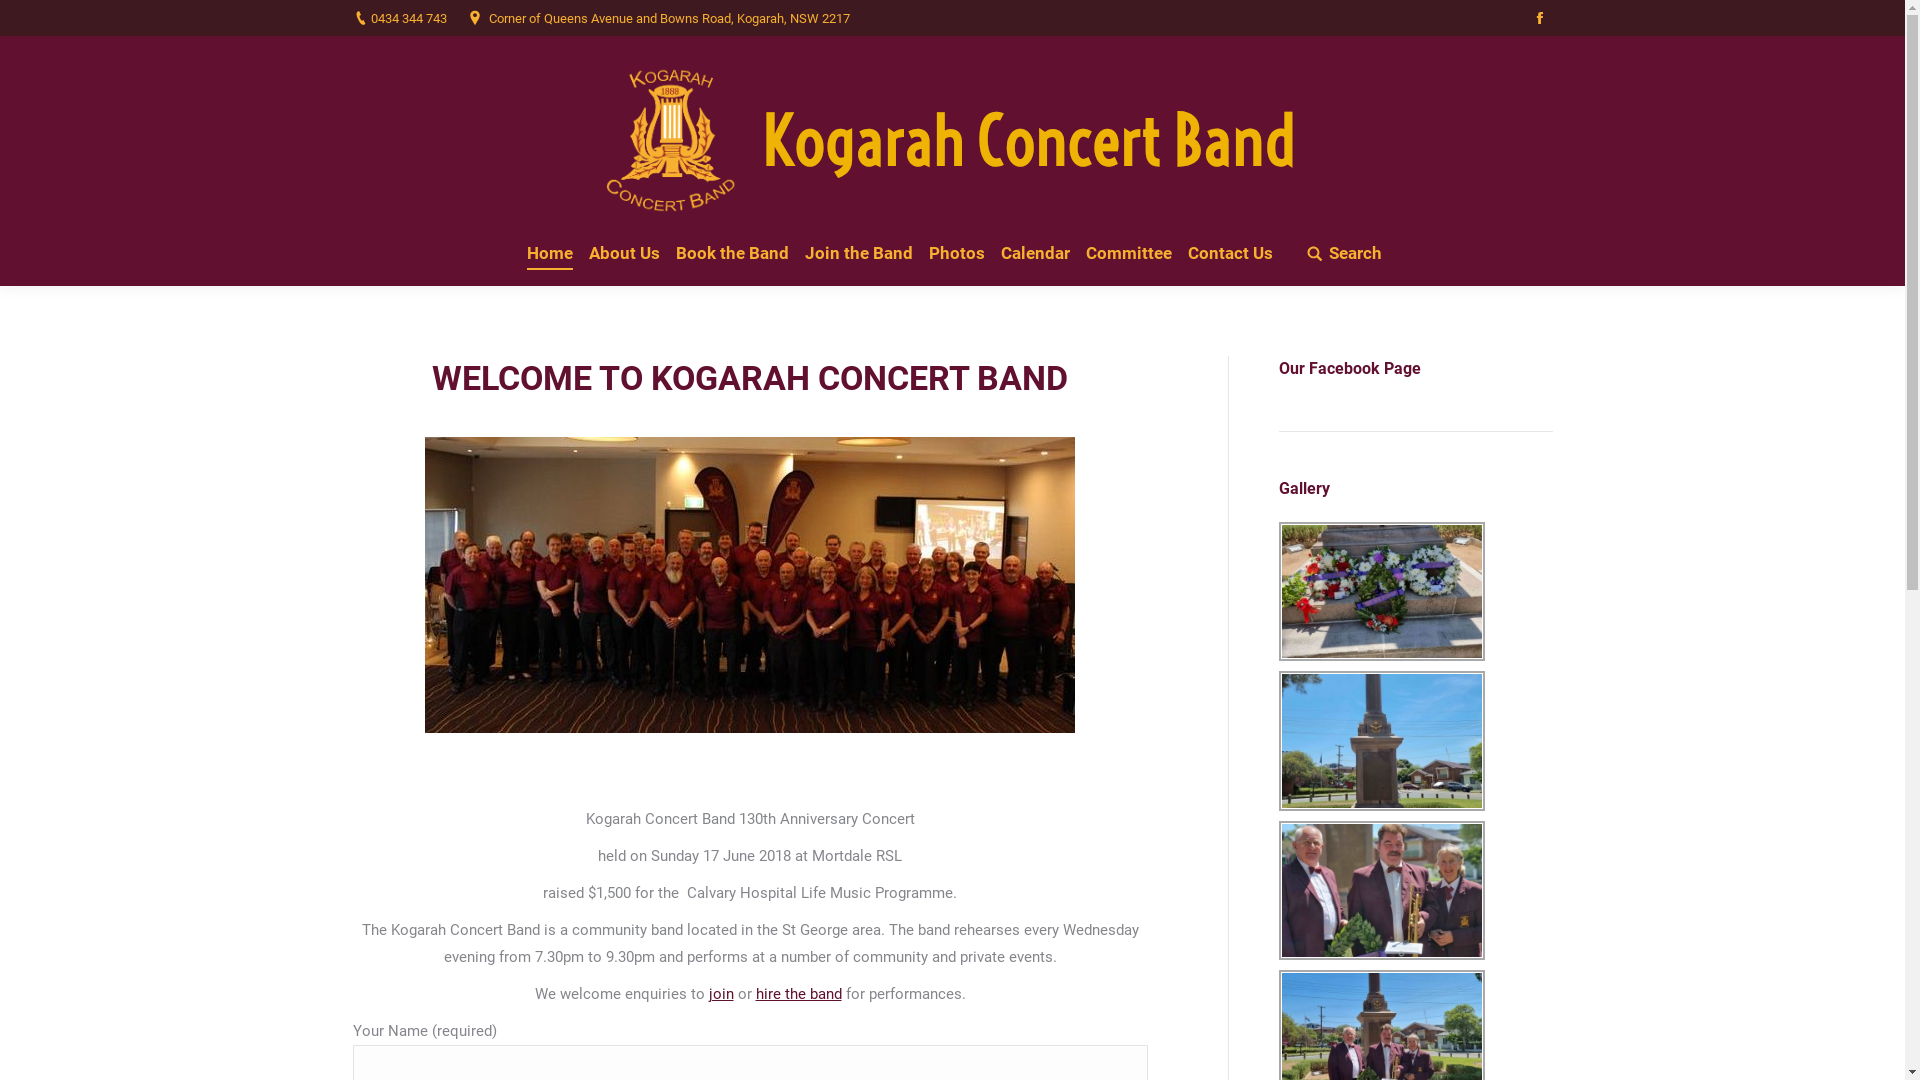 Image resolution: width=1920 pixels, height=1080 pixels. I want to click on 'Committee', so click(1128, 252).